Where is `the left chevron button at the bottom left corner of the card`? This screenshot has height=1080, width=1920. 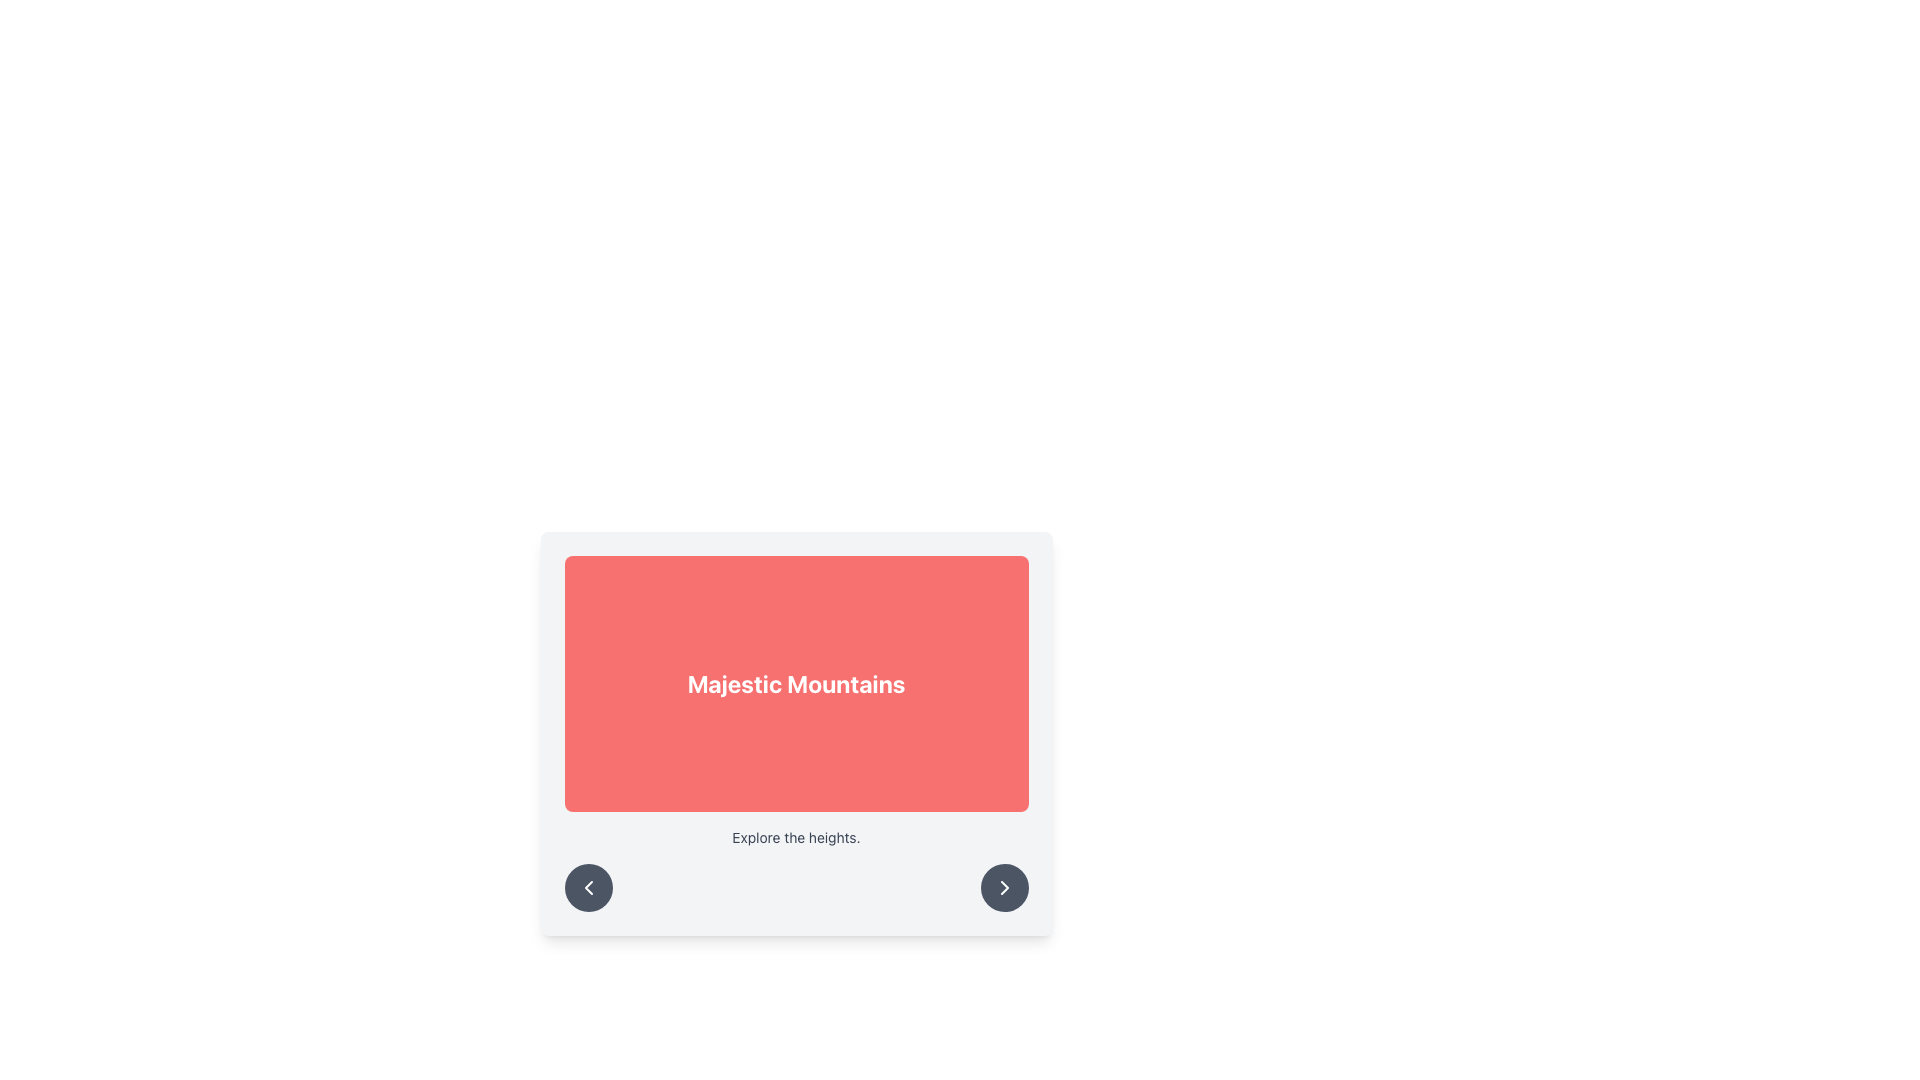 the left chevron button at the bottom left corner of the card is located at coordinates (587, 886).